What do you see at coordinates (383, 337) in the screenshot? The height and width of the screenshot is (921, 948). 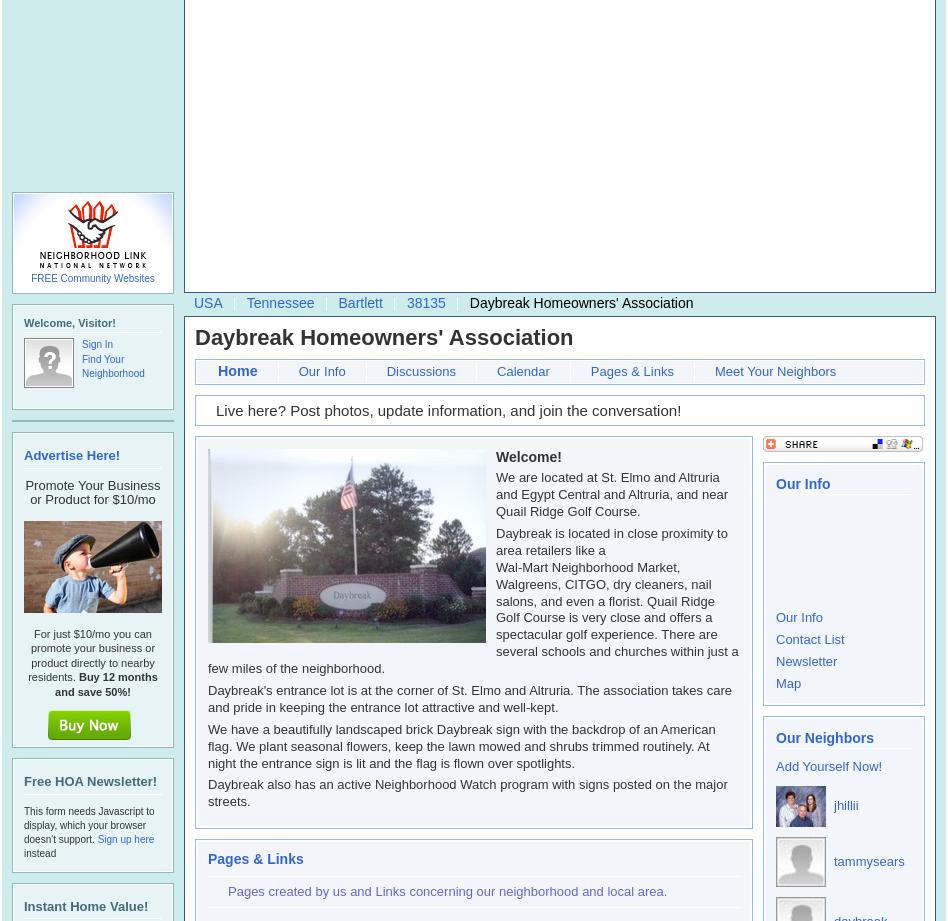 I see `'Daybreak Homeowners' Association'` at bounding box center [383, 337].